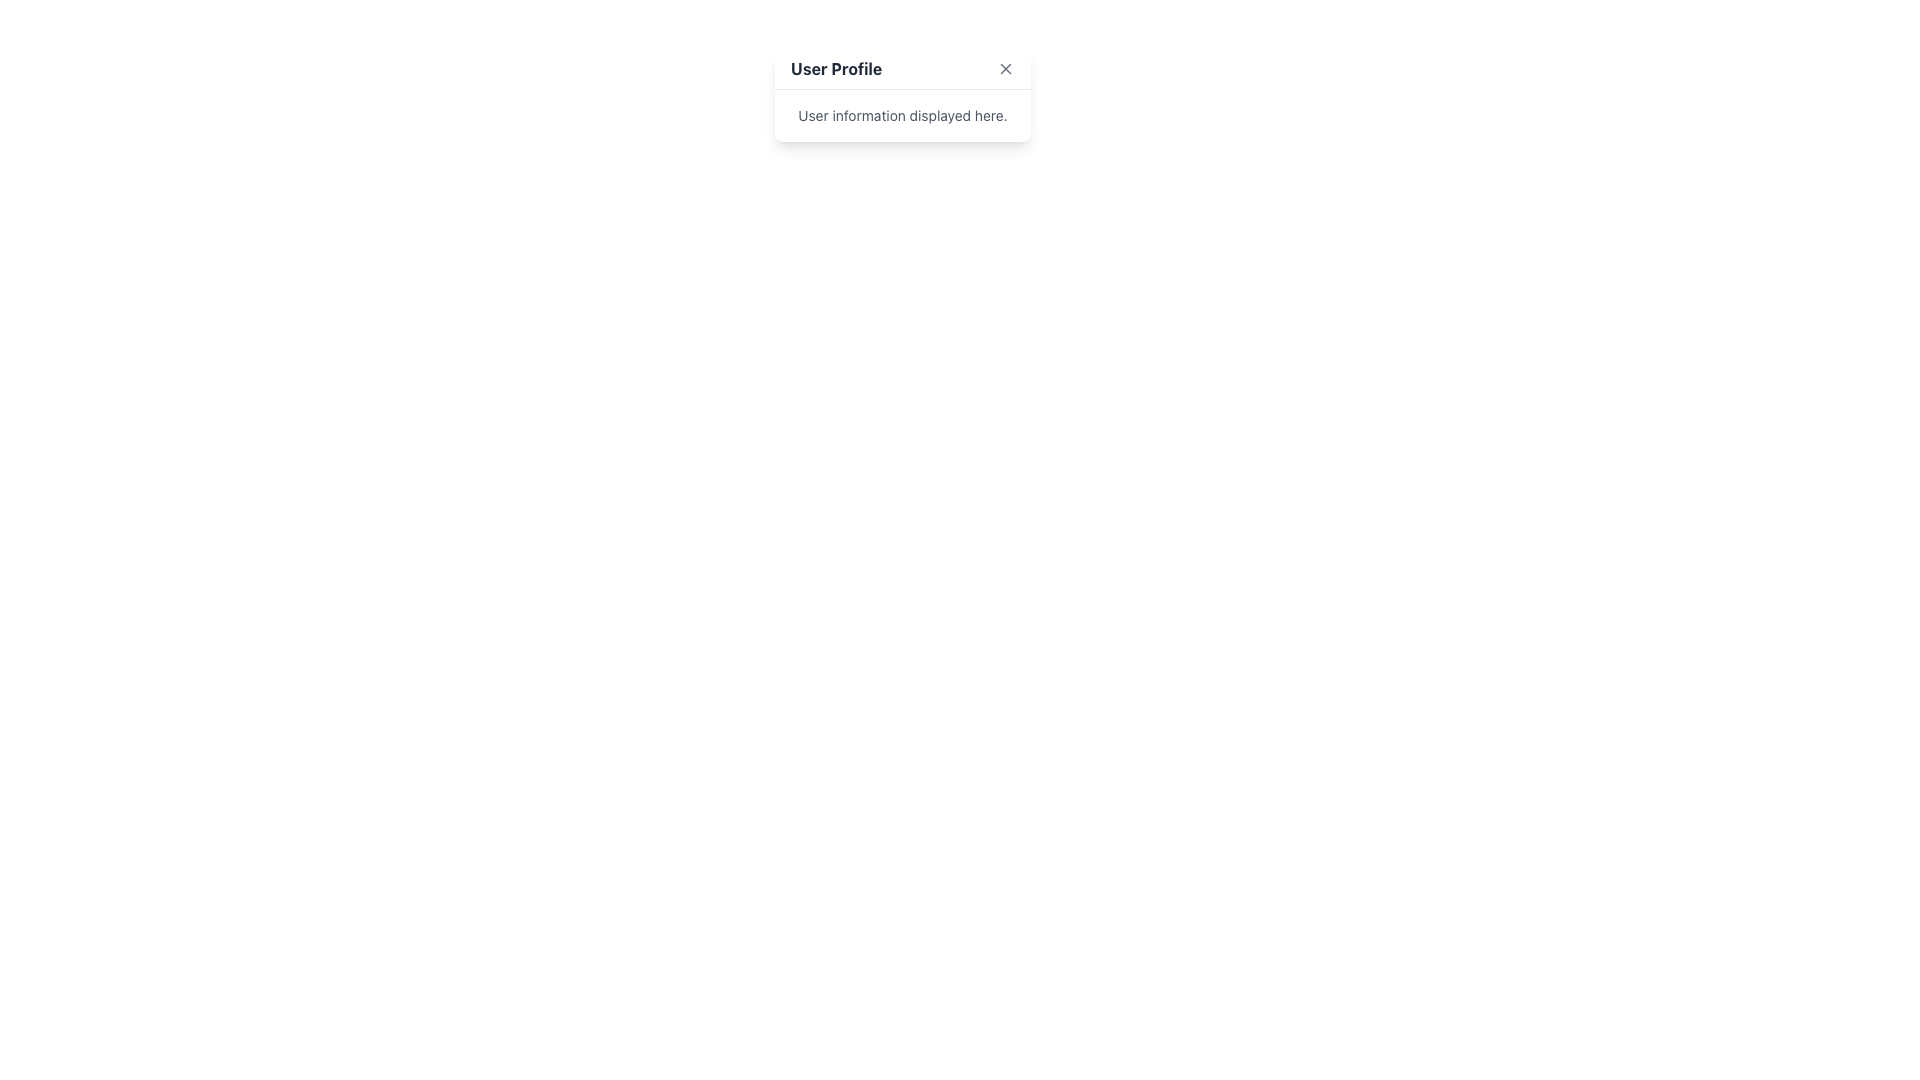  What do you see at coordinates (901, 115) in the screenshot?
I see `the static Text Label displaying user information, located below the 'User Profile' text` at bounding box center [901, 115].